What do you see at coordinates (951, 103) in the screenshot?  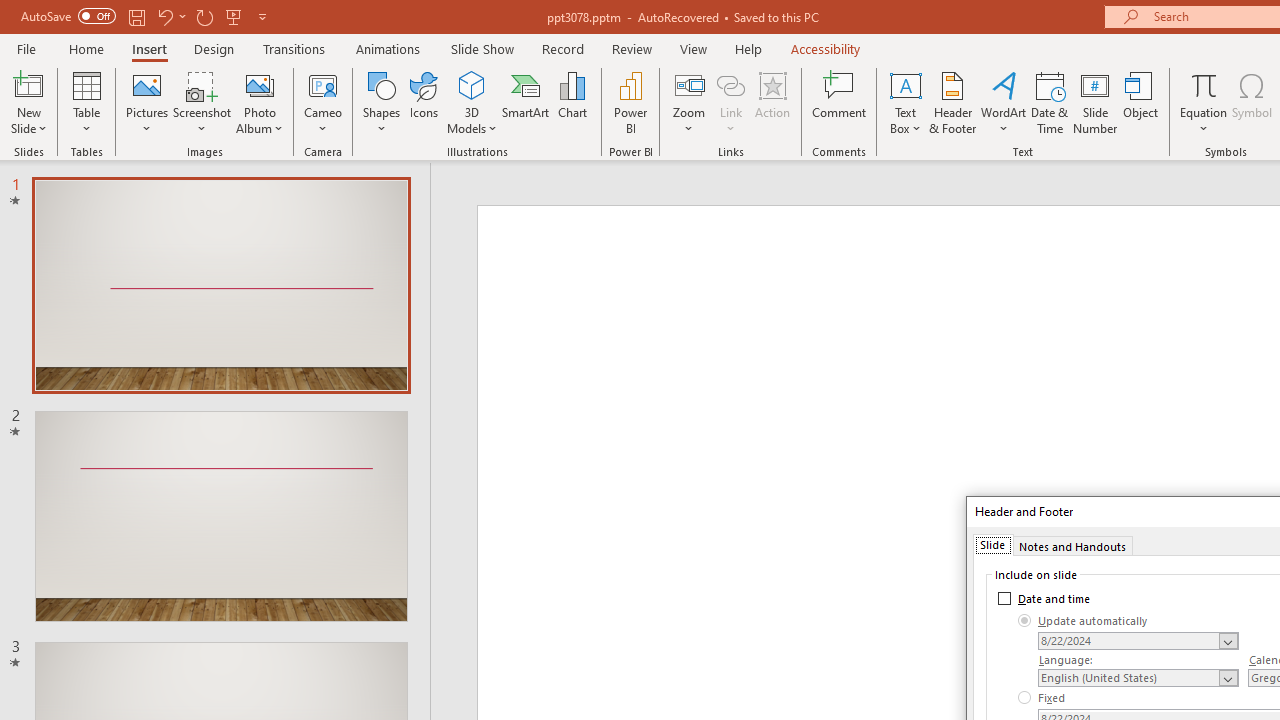 I see `'Header & Footer...'` at bounding box center [951, 103].